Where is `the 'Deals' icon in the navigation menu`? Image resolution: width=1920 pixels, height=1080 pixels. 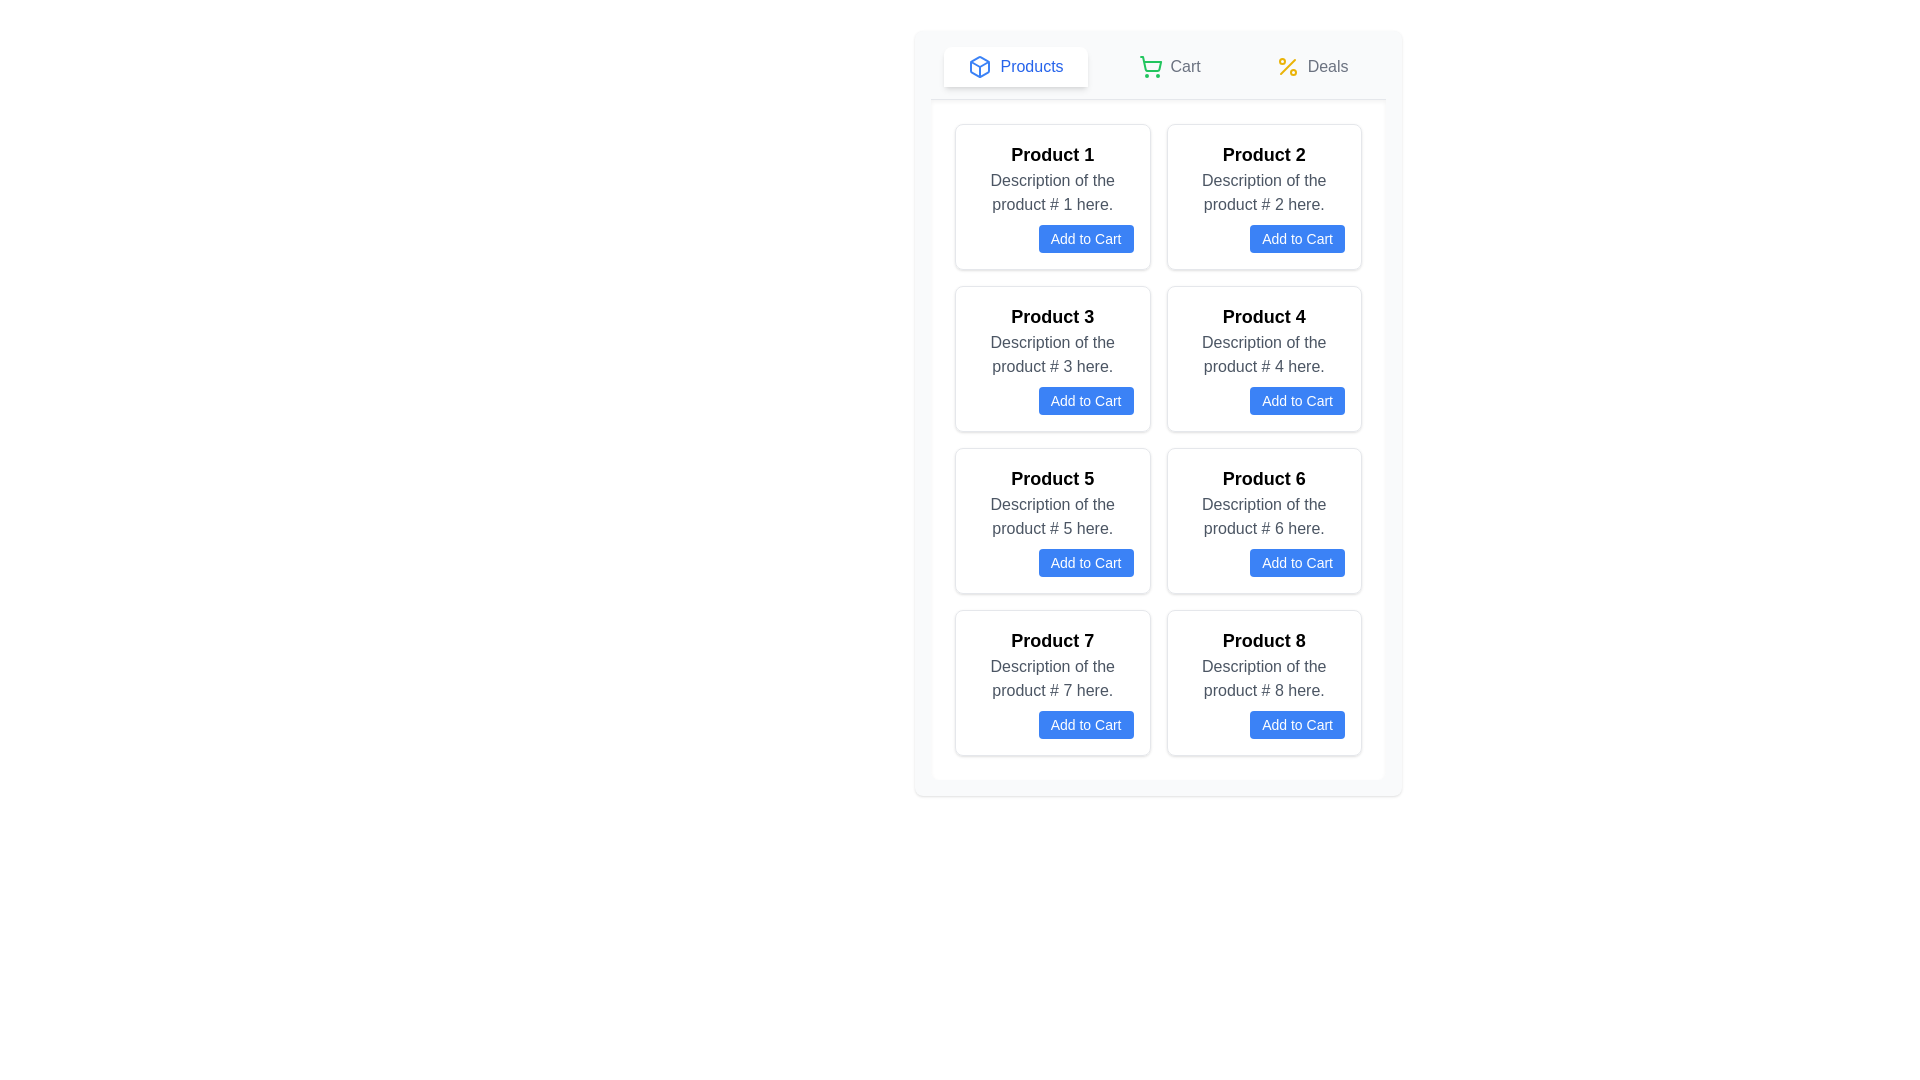
the 'Deals' icon in the navigation menu is located at coordinates (1287, 65).